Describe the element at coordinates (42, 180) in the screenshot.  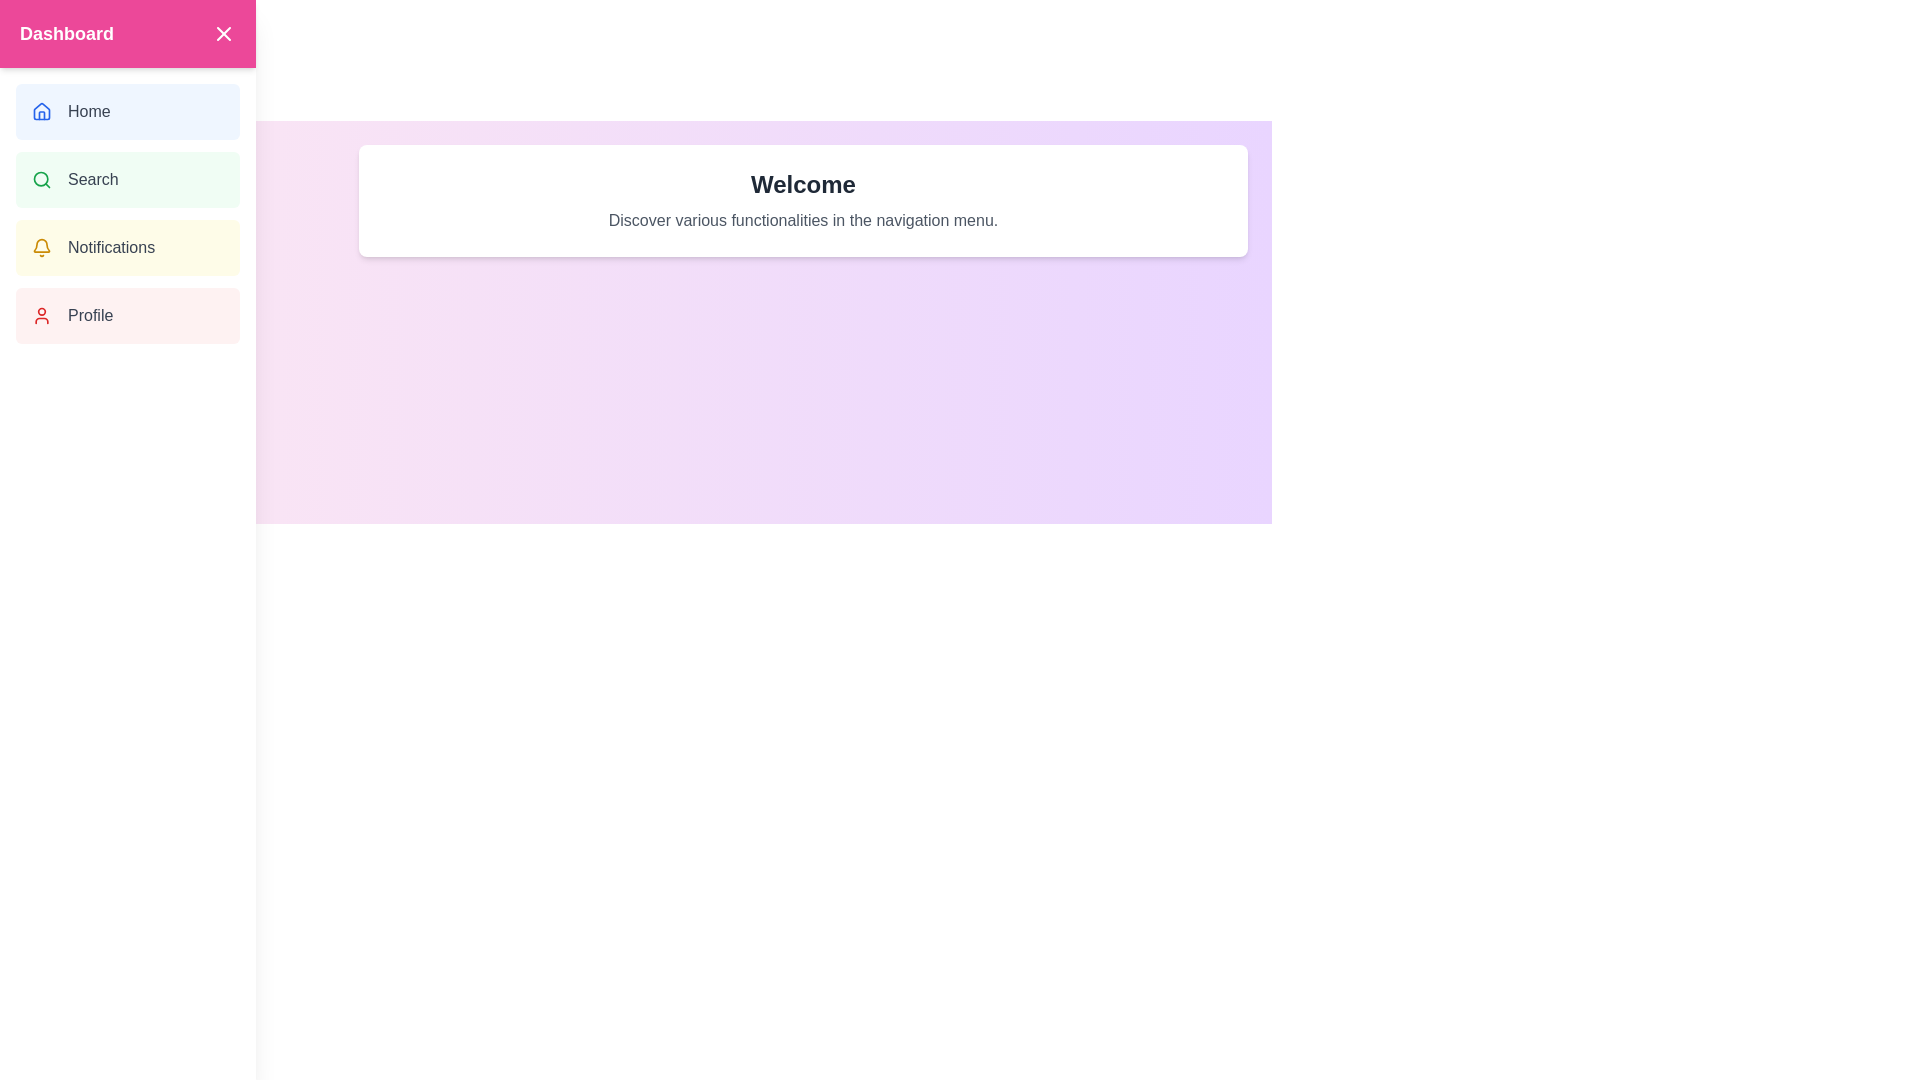
I see `the search icon located in the sidebar menu labeled 'Dashboard', which is the first icon within the 'Search' item, positioned directly to the left of the text label` at that location.